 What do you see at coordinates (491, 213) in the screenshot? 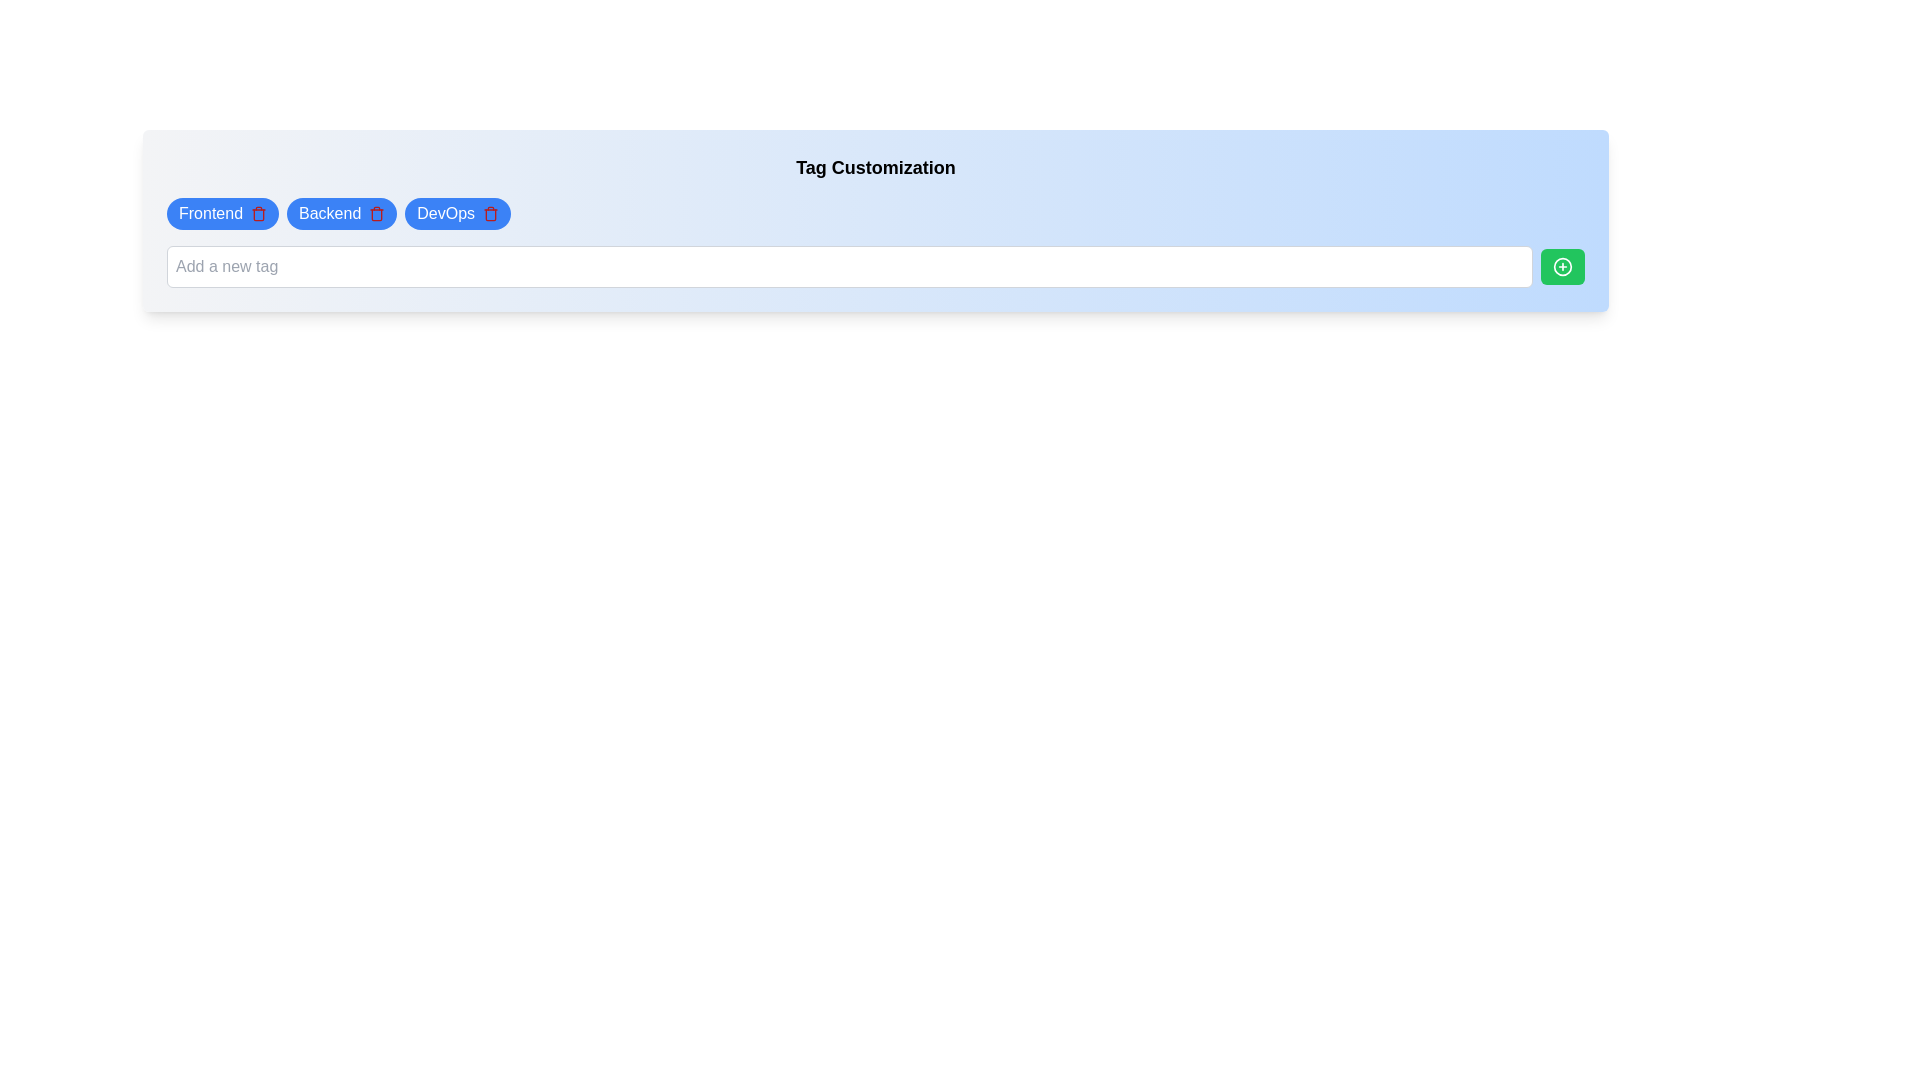
I see `the Trash icon button` at bounding box center [491, 213].